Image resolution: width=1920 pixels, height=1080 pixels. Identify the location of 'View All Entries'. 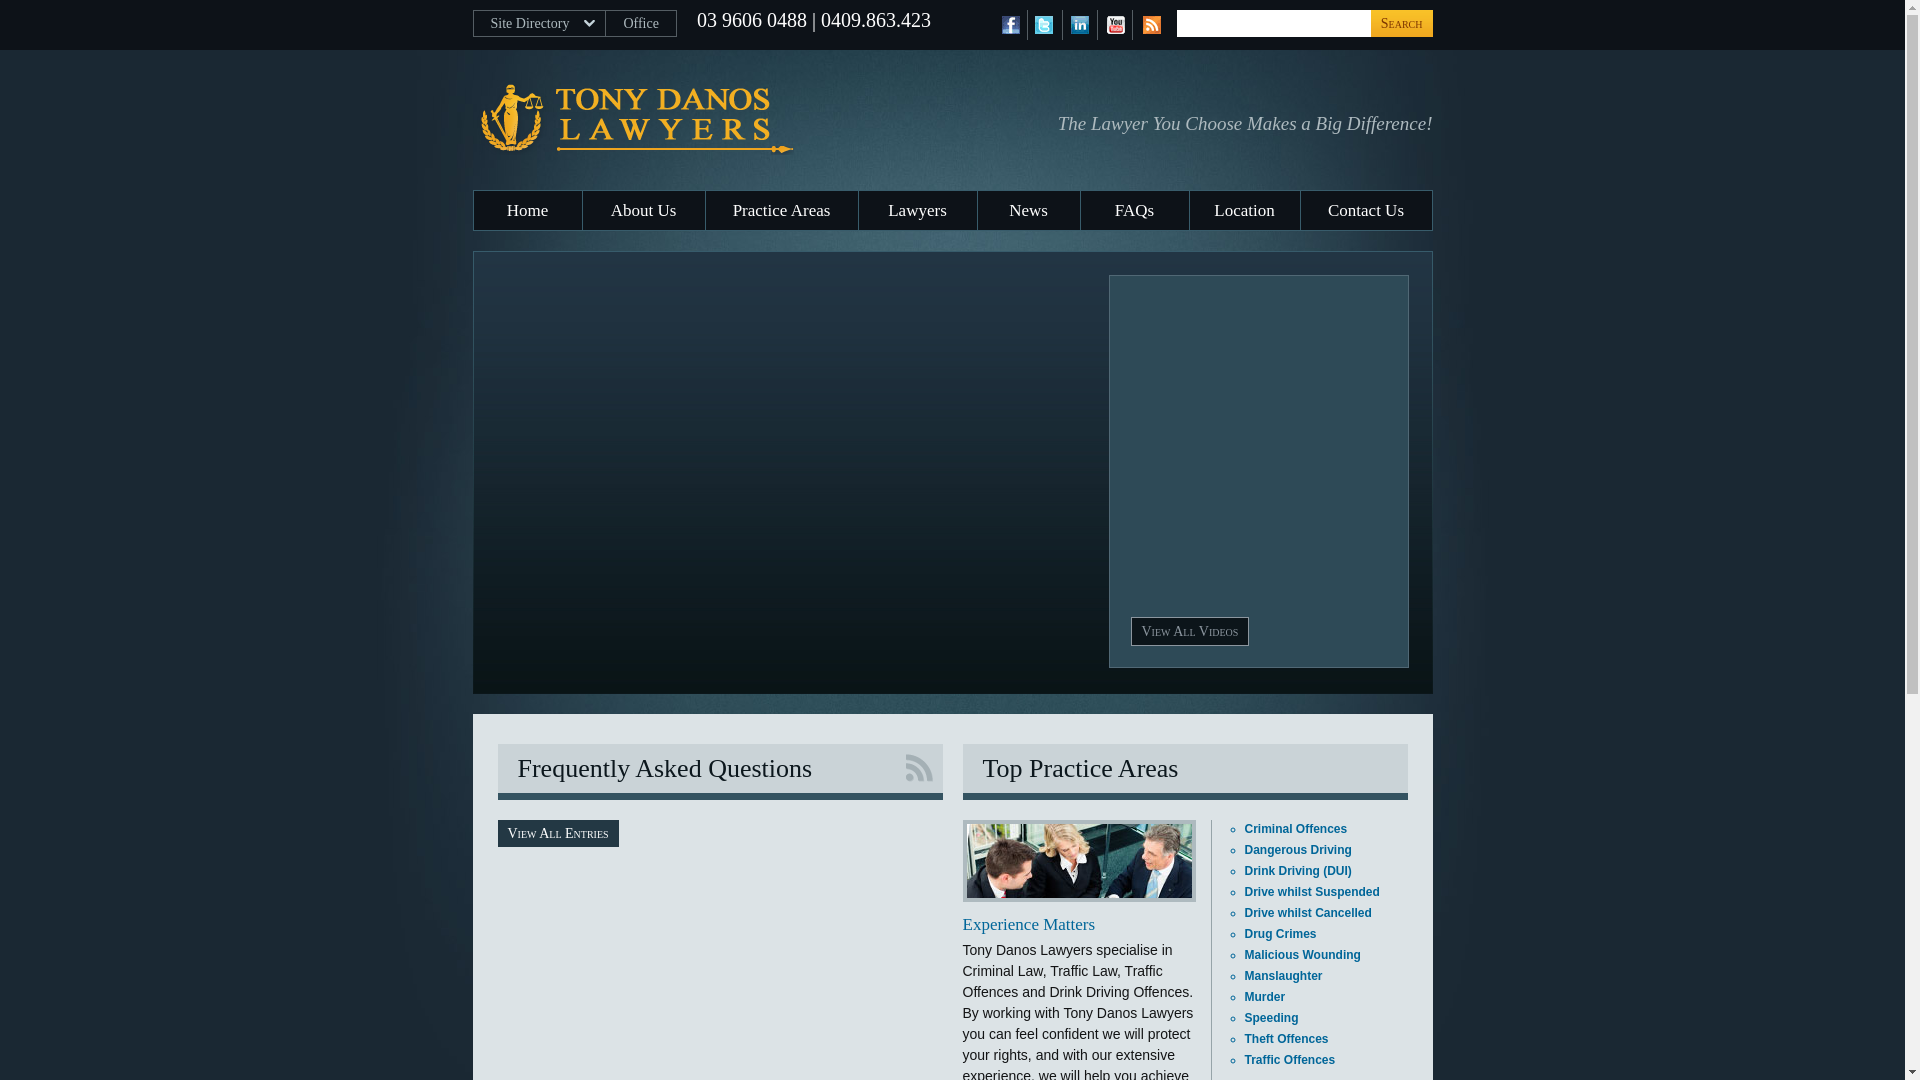
(558, 833).